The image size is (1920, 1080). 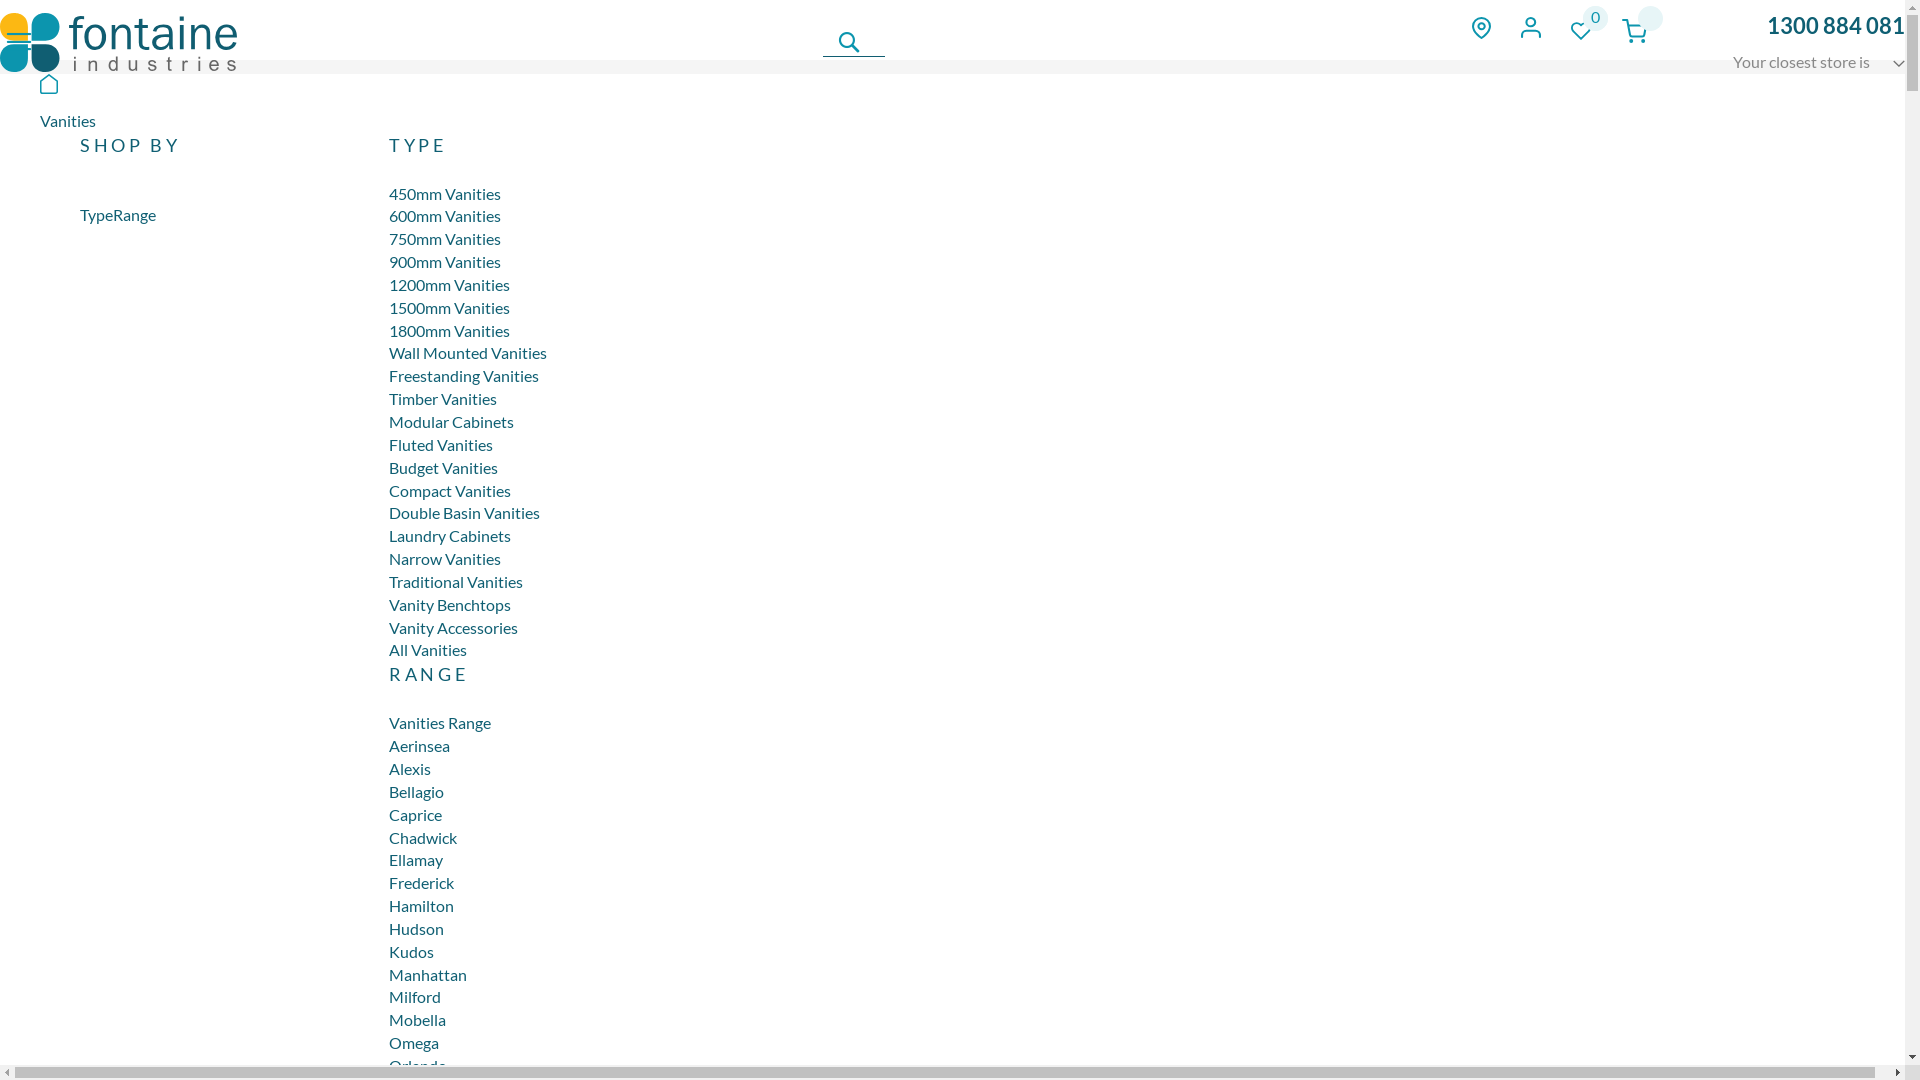 I want to click on 'Manhattan', so click(x=426, y=973).